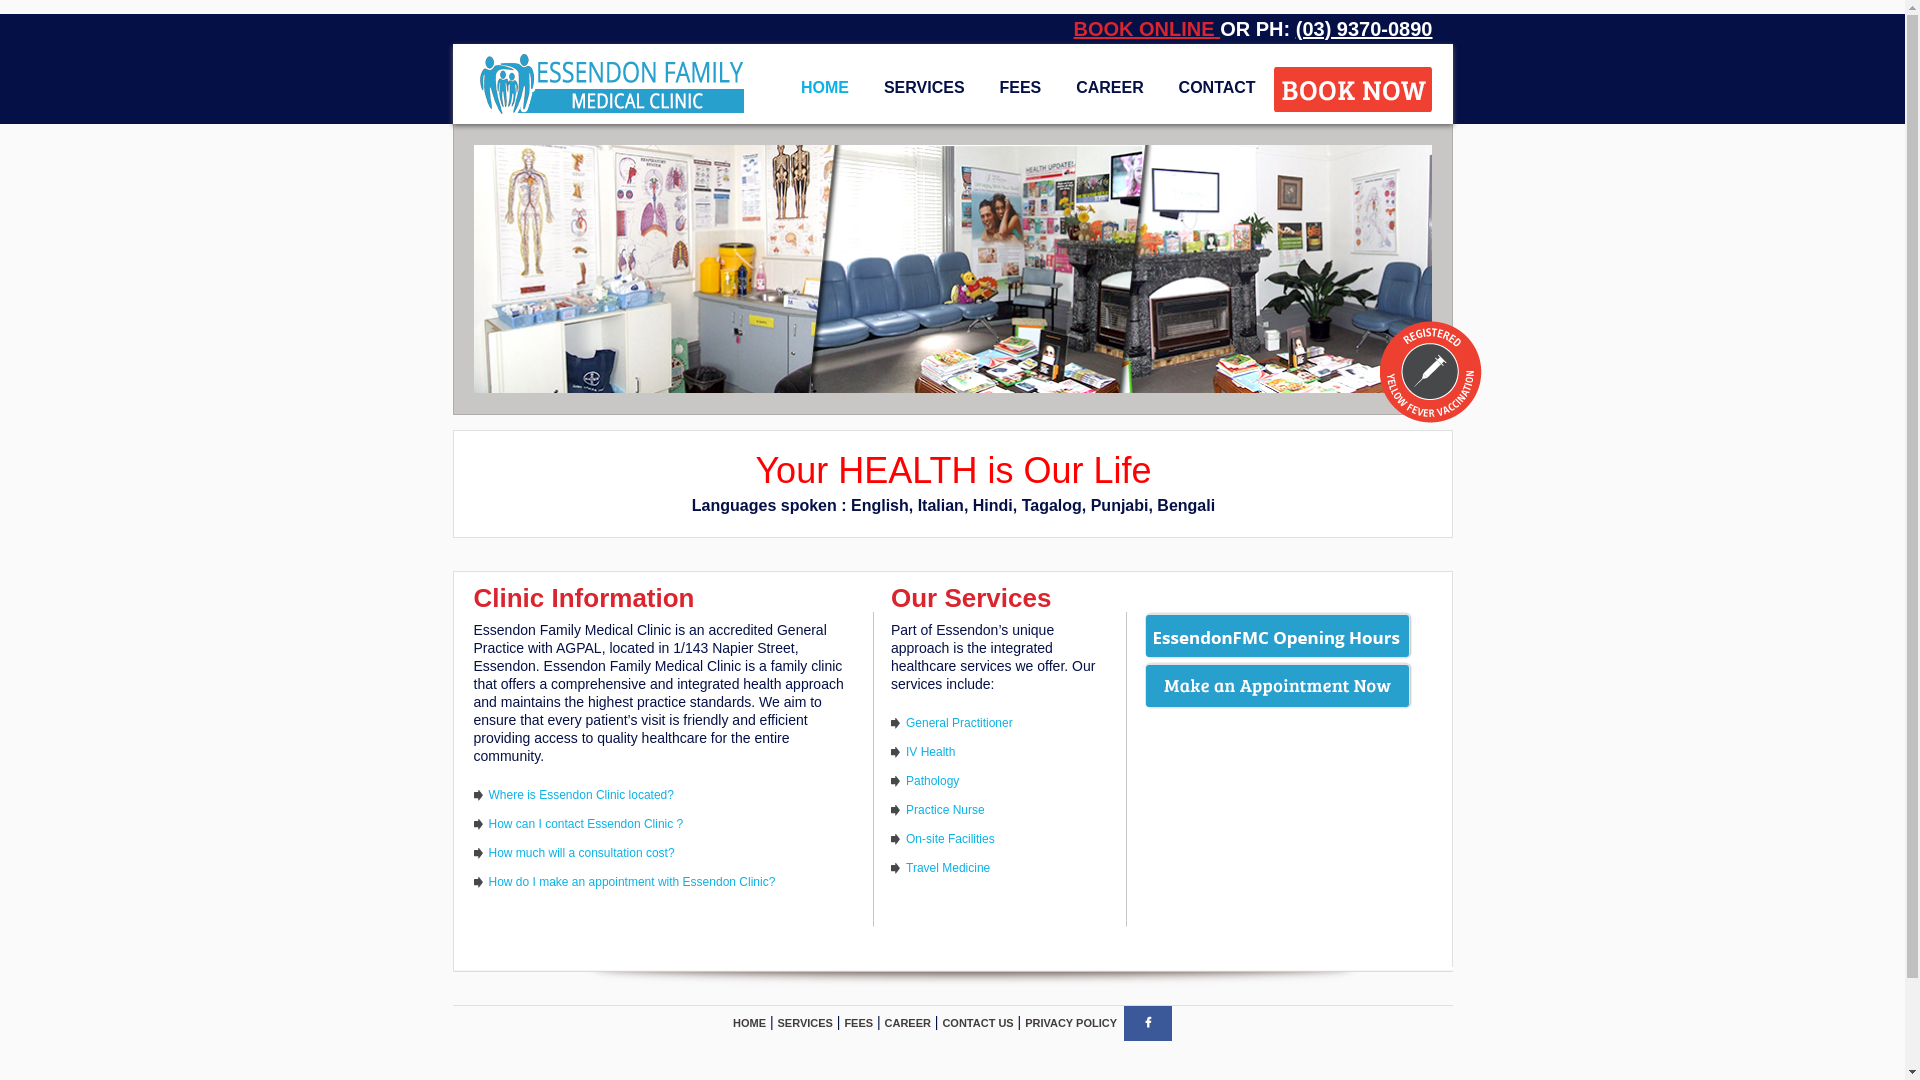 Image resolution: width=1920 pixels, height=1080 pixels. What do you see at coordinates (931, 779) in the screenshot?
I see `'Pathology'` at bounding box center [931, 779].